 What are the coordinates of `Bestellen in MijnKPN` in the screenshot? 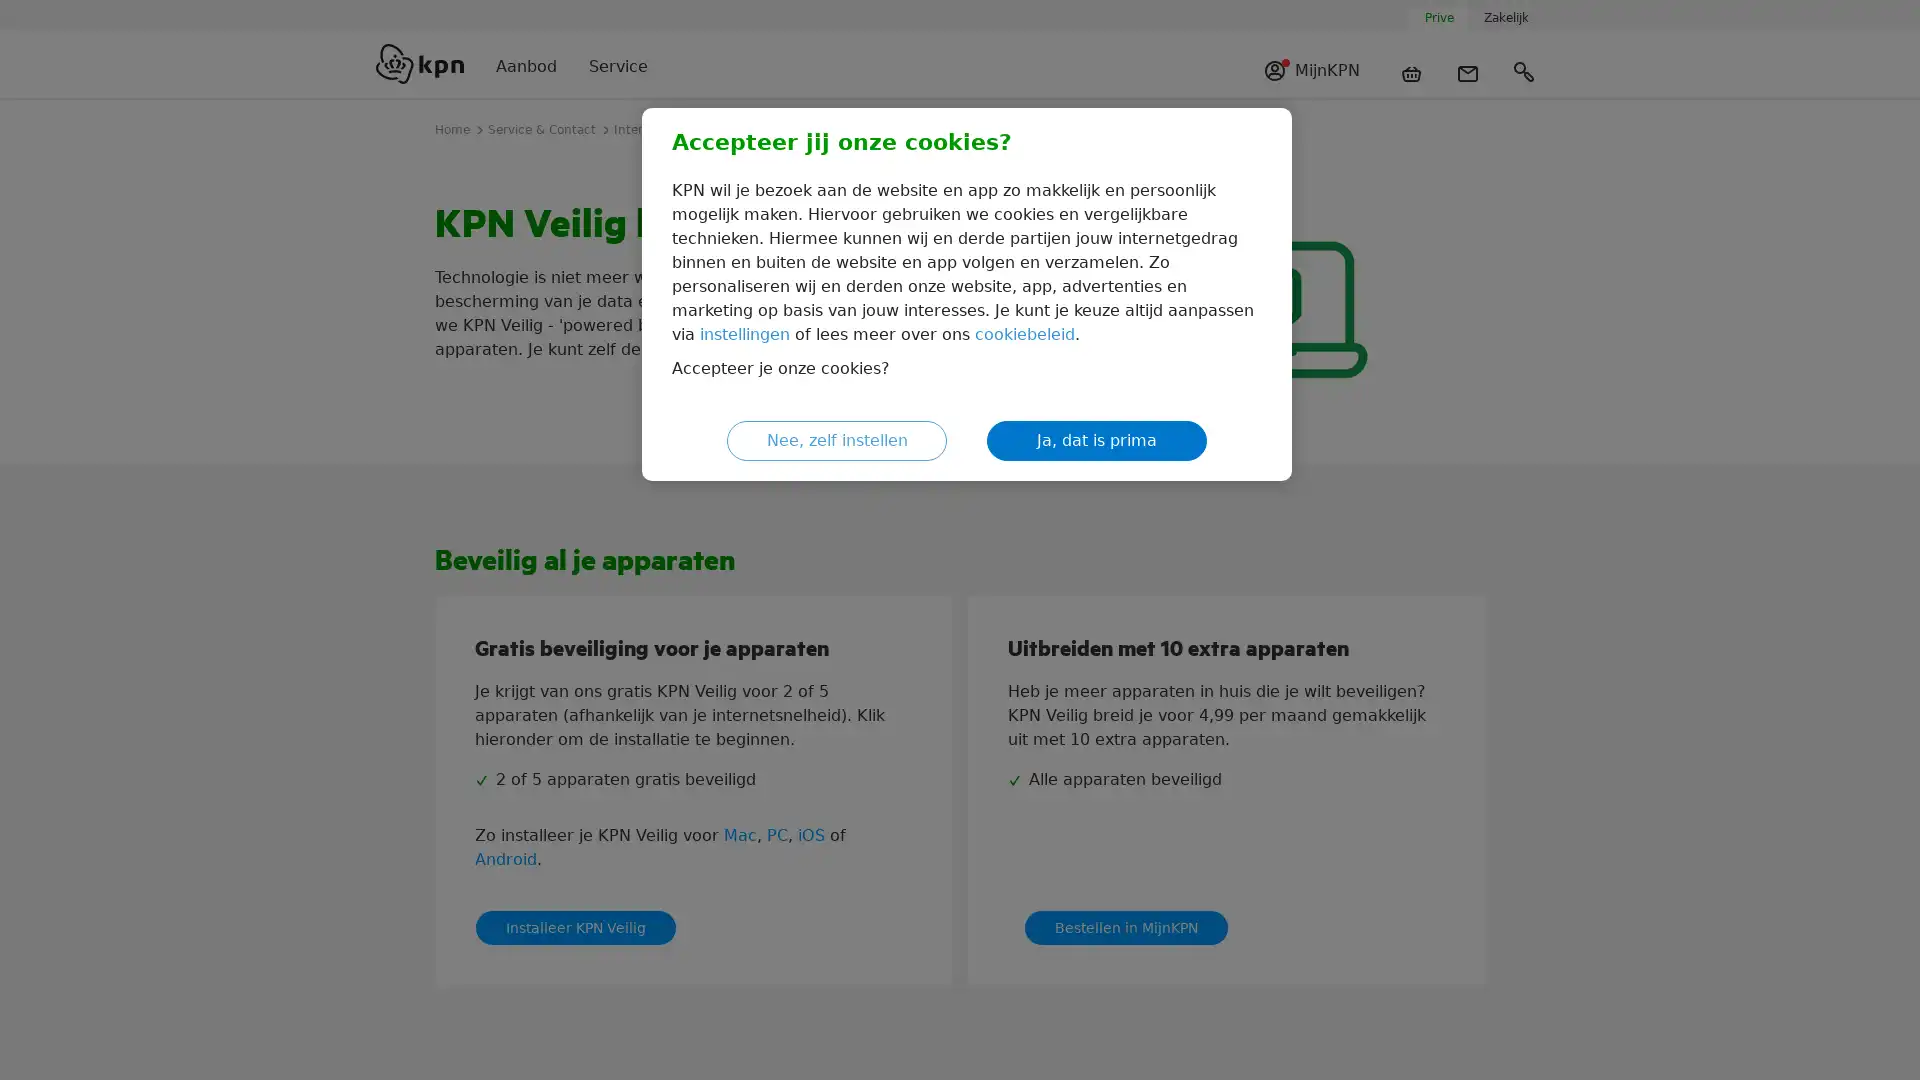 It's located at (1125, 928).